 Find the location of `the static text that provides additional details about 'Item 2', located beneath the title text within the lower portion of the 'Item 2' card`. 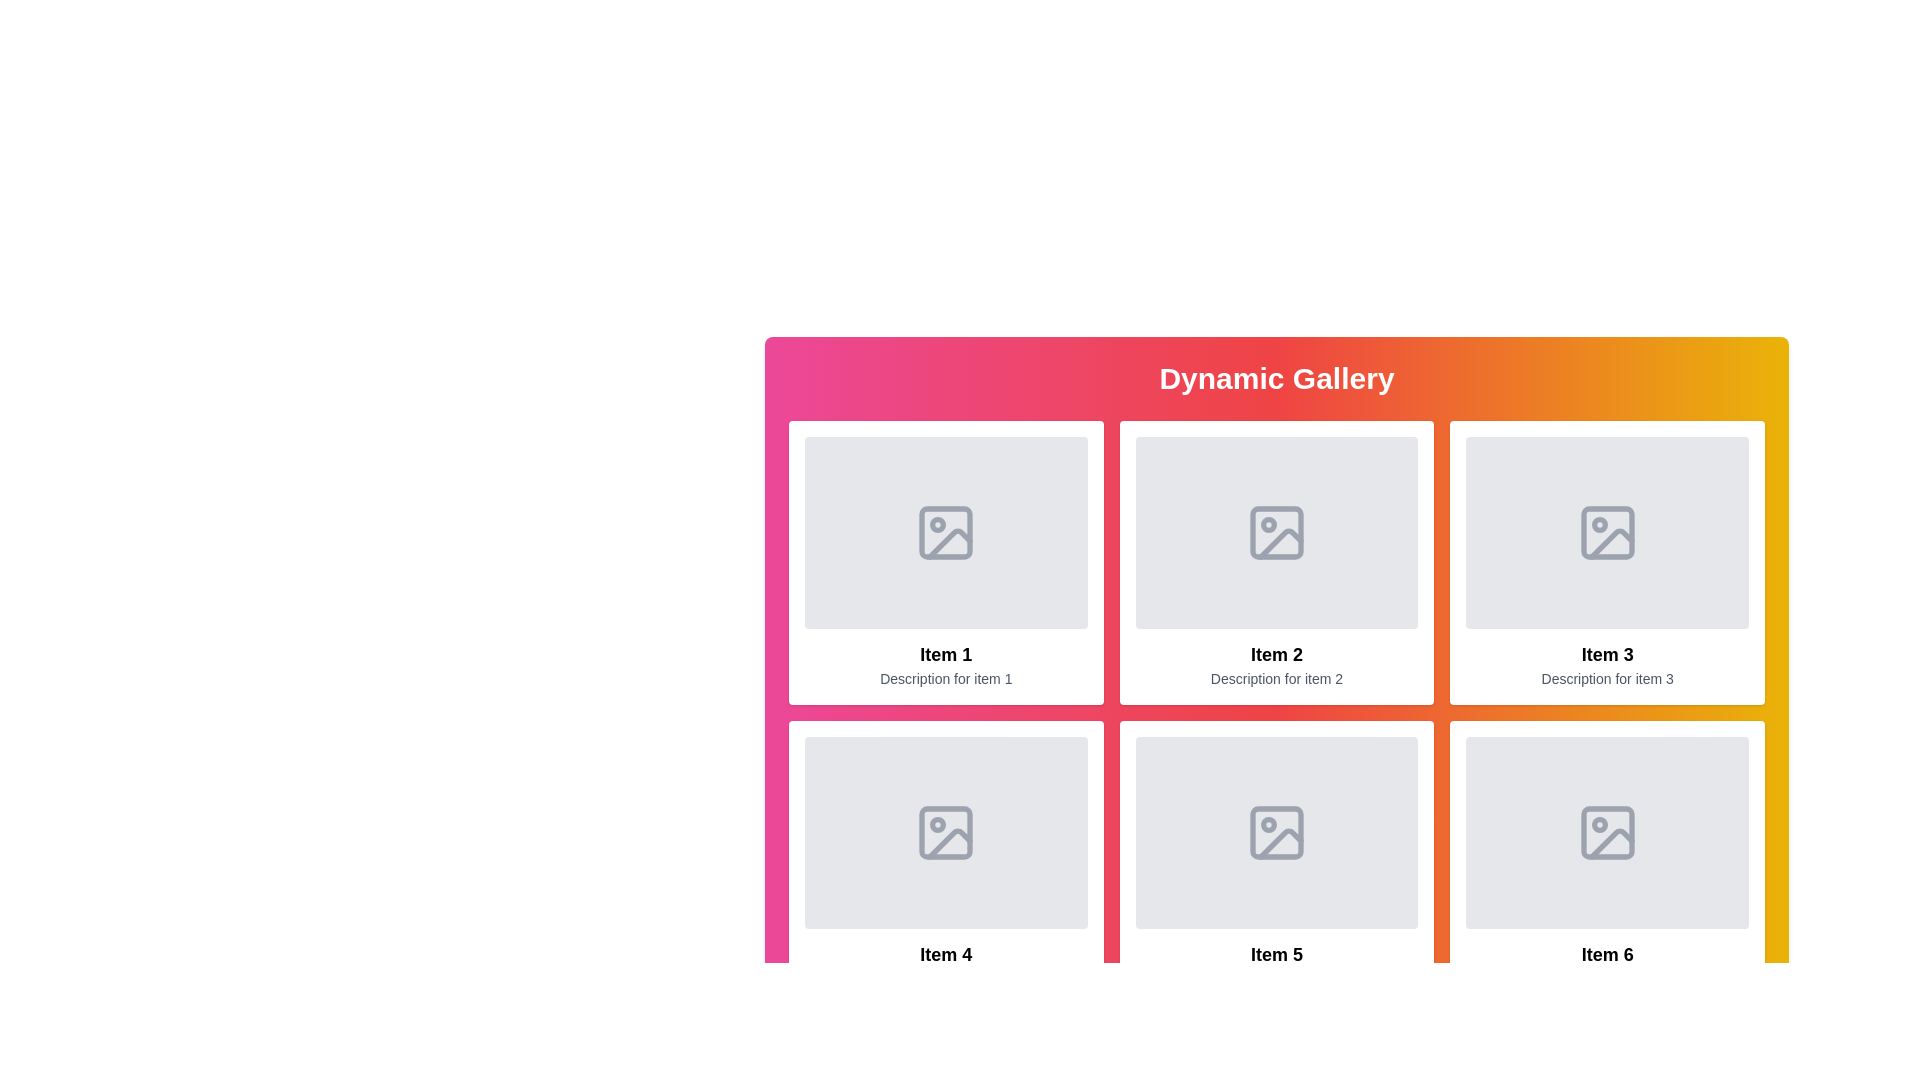

the static text that provides additional details about 'Item 2', located beneath the title text within the lower portion of the 'Item 2' card is located at coordinates (1275, 677).